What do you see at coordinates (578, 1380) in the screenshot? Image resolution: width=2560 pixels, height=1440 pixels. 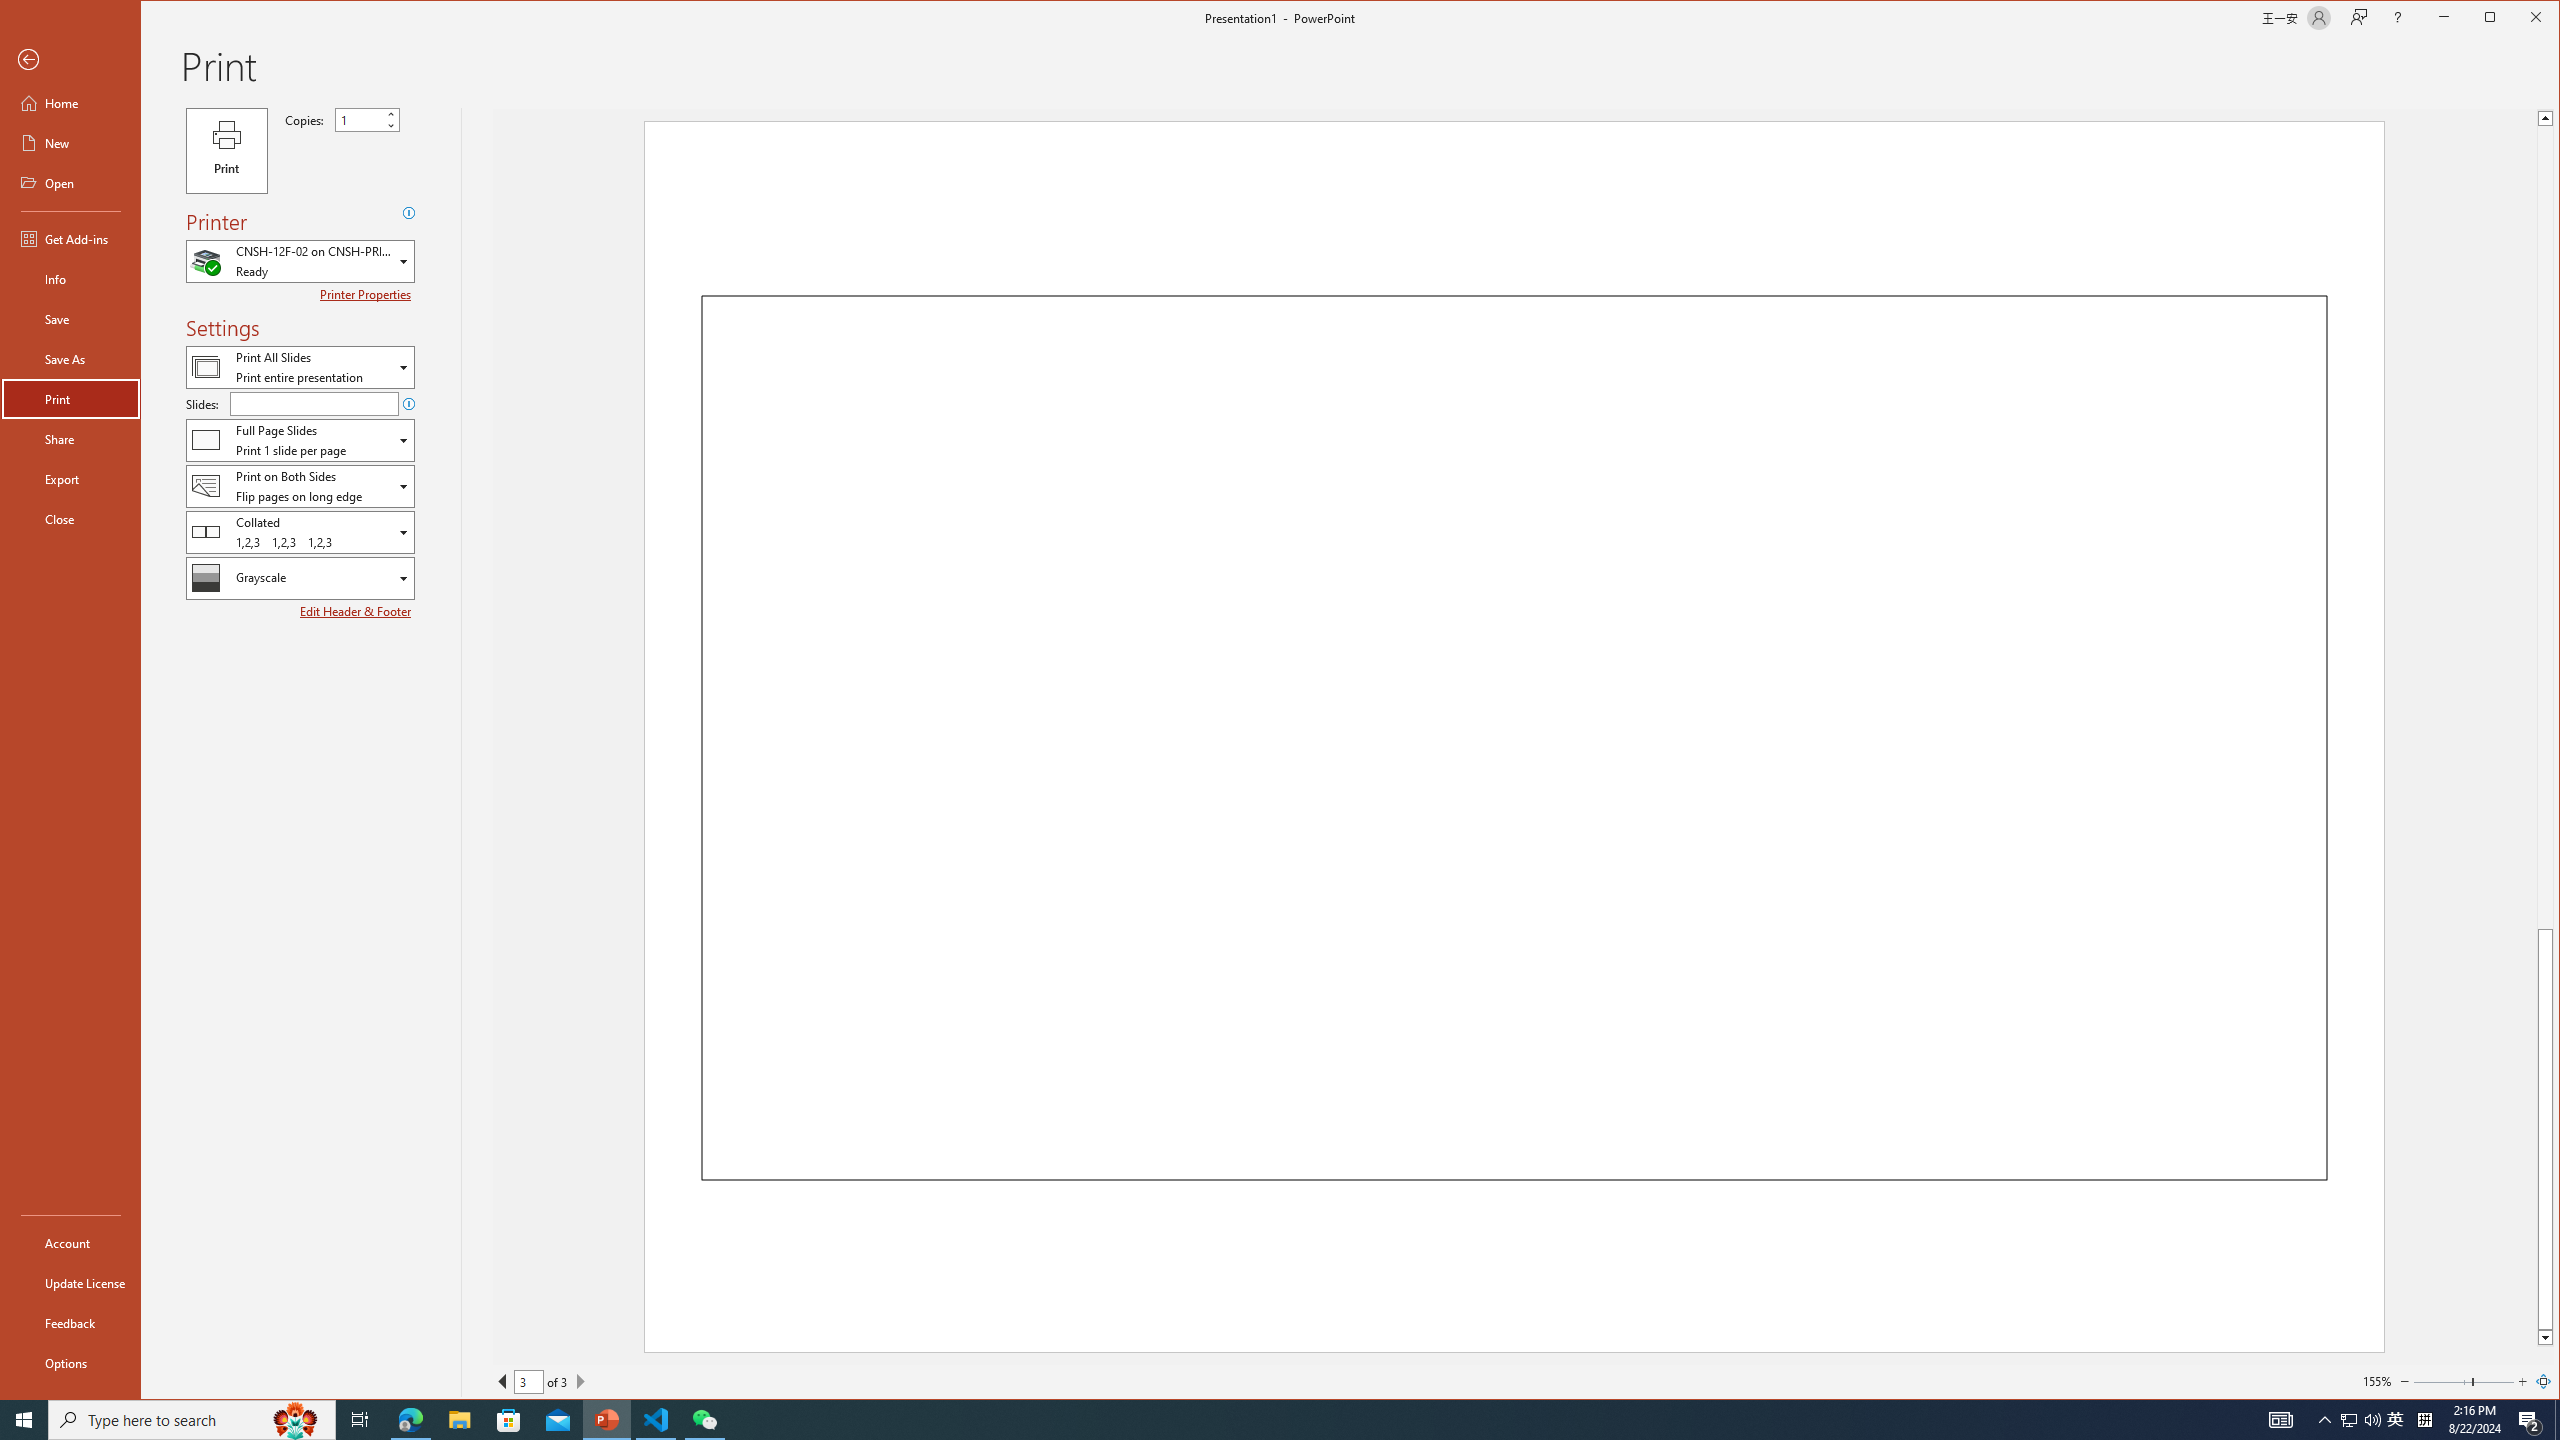 I see `'Next Page'` at bounding box center [578, 1380].